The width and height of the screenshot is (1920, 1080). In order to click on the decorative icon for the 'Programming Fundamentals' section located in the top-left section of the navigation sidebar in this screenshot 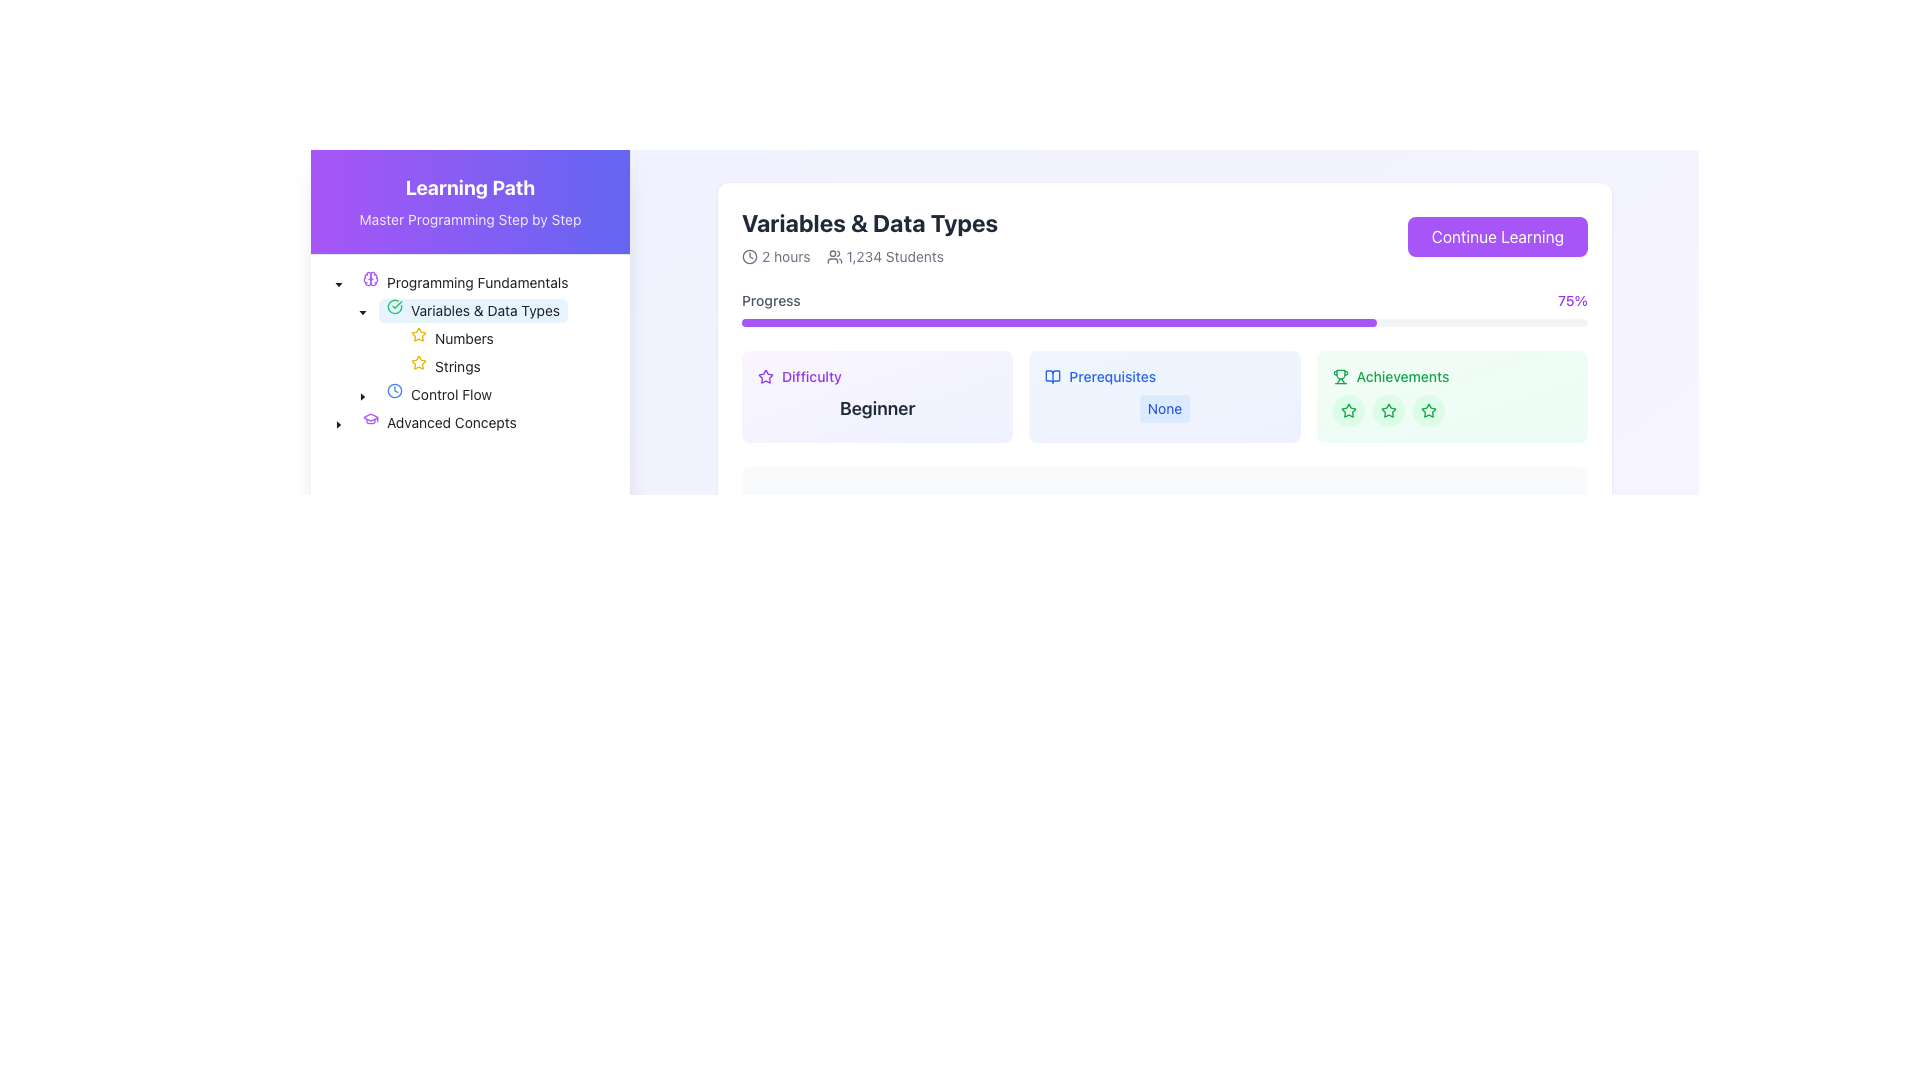, I will do `click(370, 278)`.